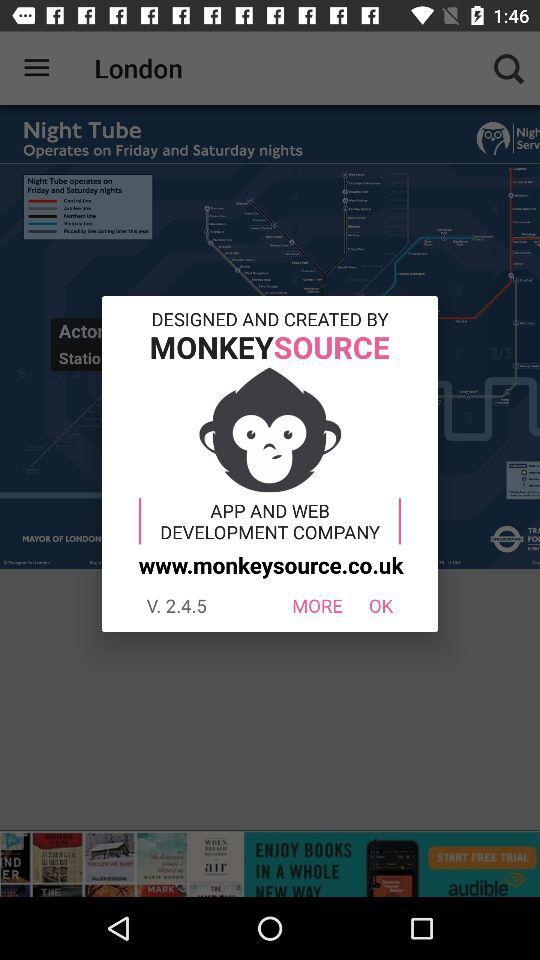 The width and height of the screenshot is (540, 960). I want to click on the icon to the right of the v 2 4 icon, so click(317, 604).